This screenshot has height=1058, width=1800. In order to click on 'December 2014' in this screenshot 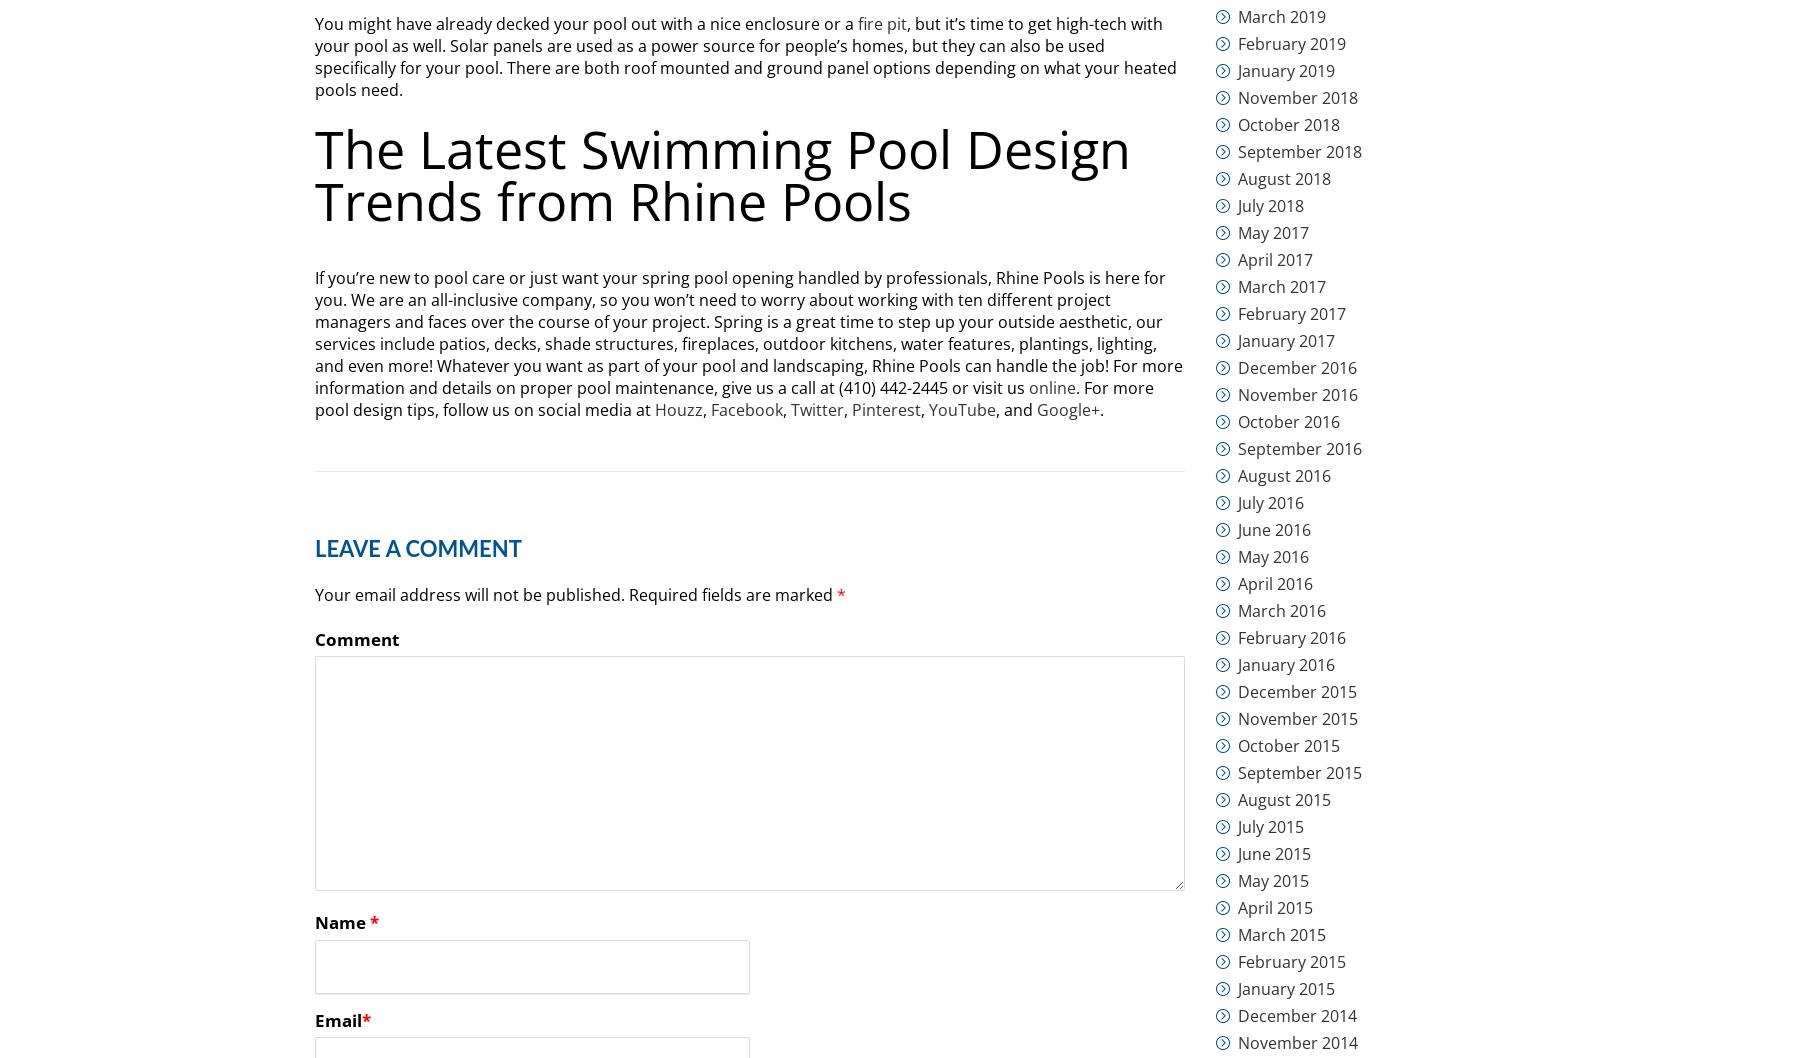, I will do `click(1297, 1014)`.